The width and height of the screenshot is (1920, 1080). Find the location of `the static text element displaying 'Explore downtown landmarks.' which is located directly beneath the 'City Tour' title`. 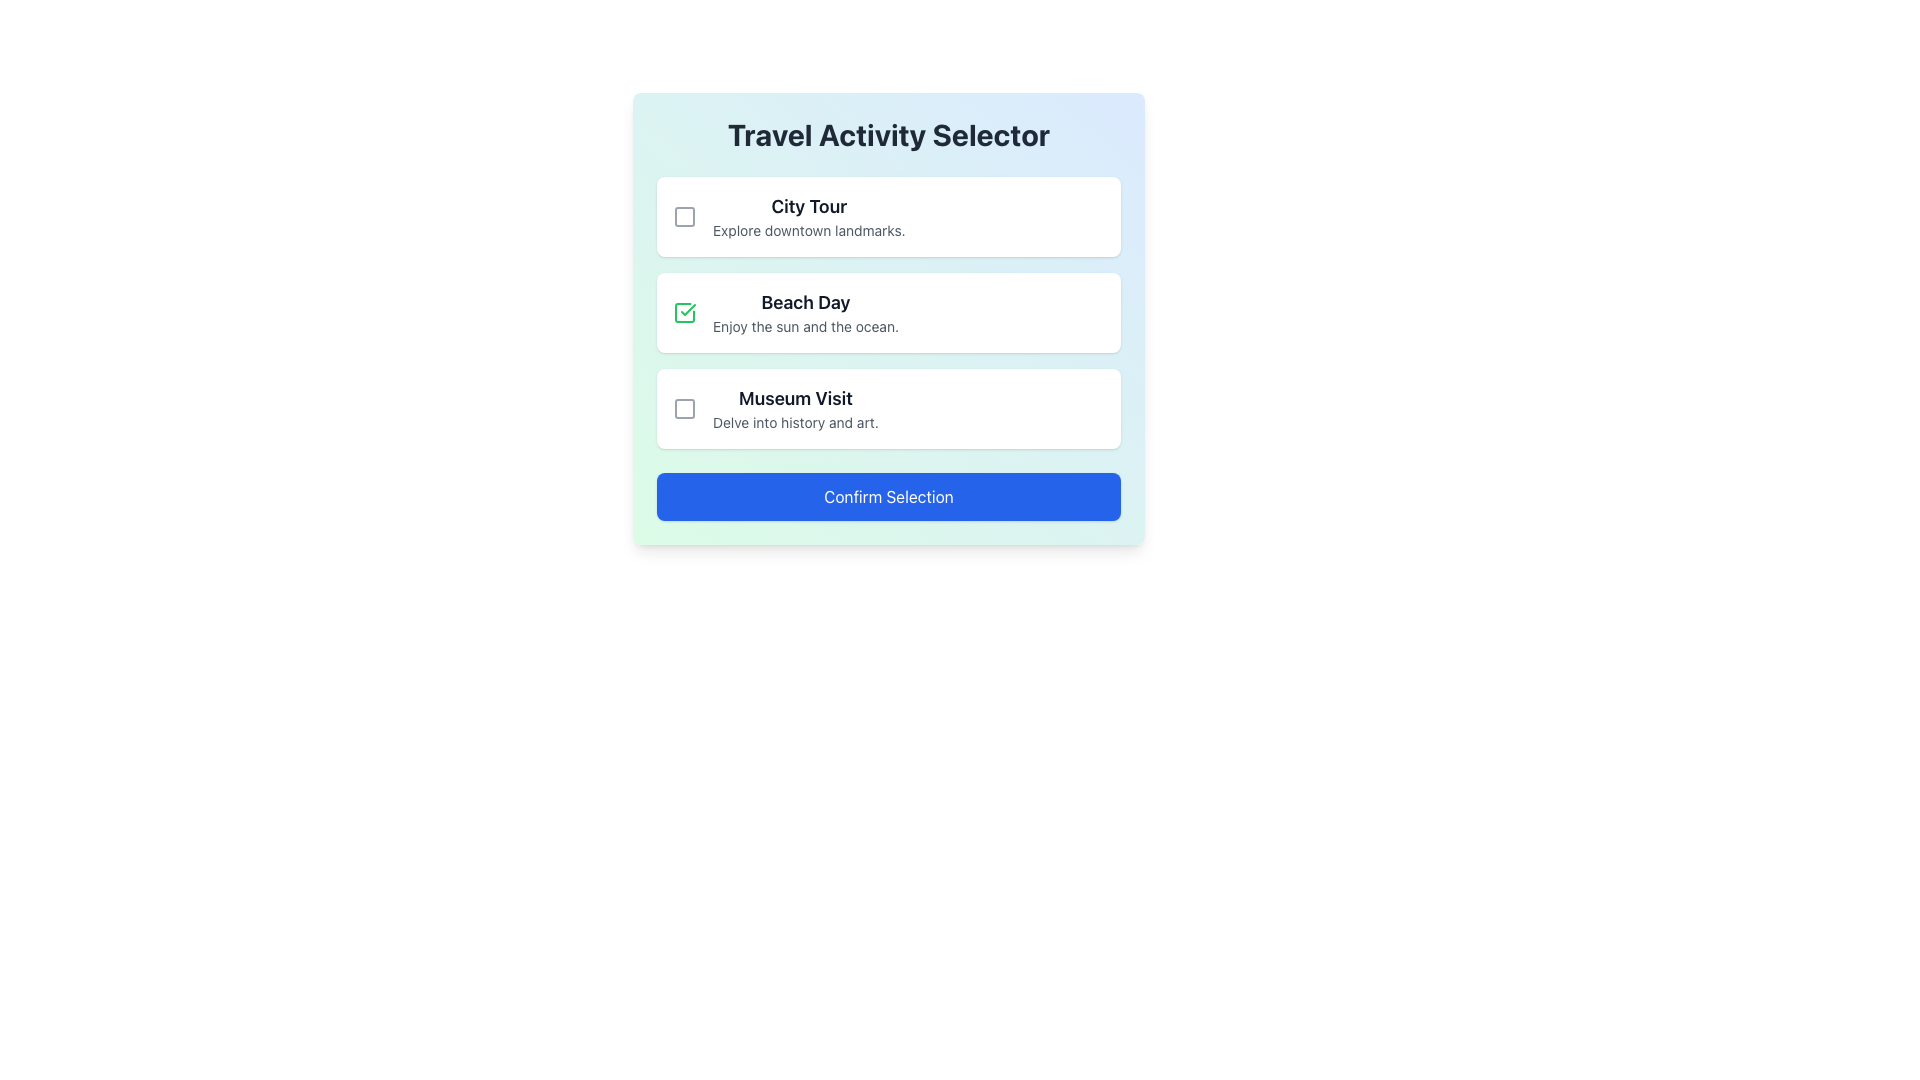

the static text element displaying 'Explore downtown landmarks.' which is located directly beneath the 'City Tour' title is located at coordinates (809, 230).